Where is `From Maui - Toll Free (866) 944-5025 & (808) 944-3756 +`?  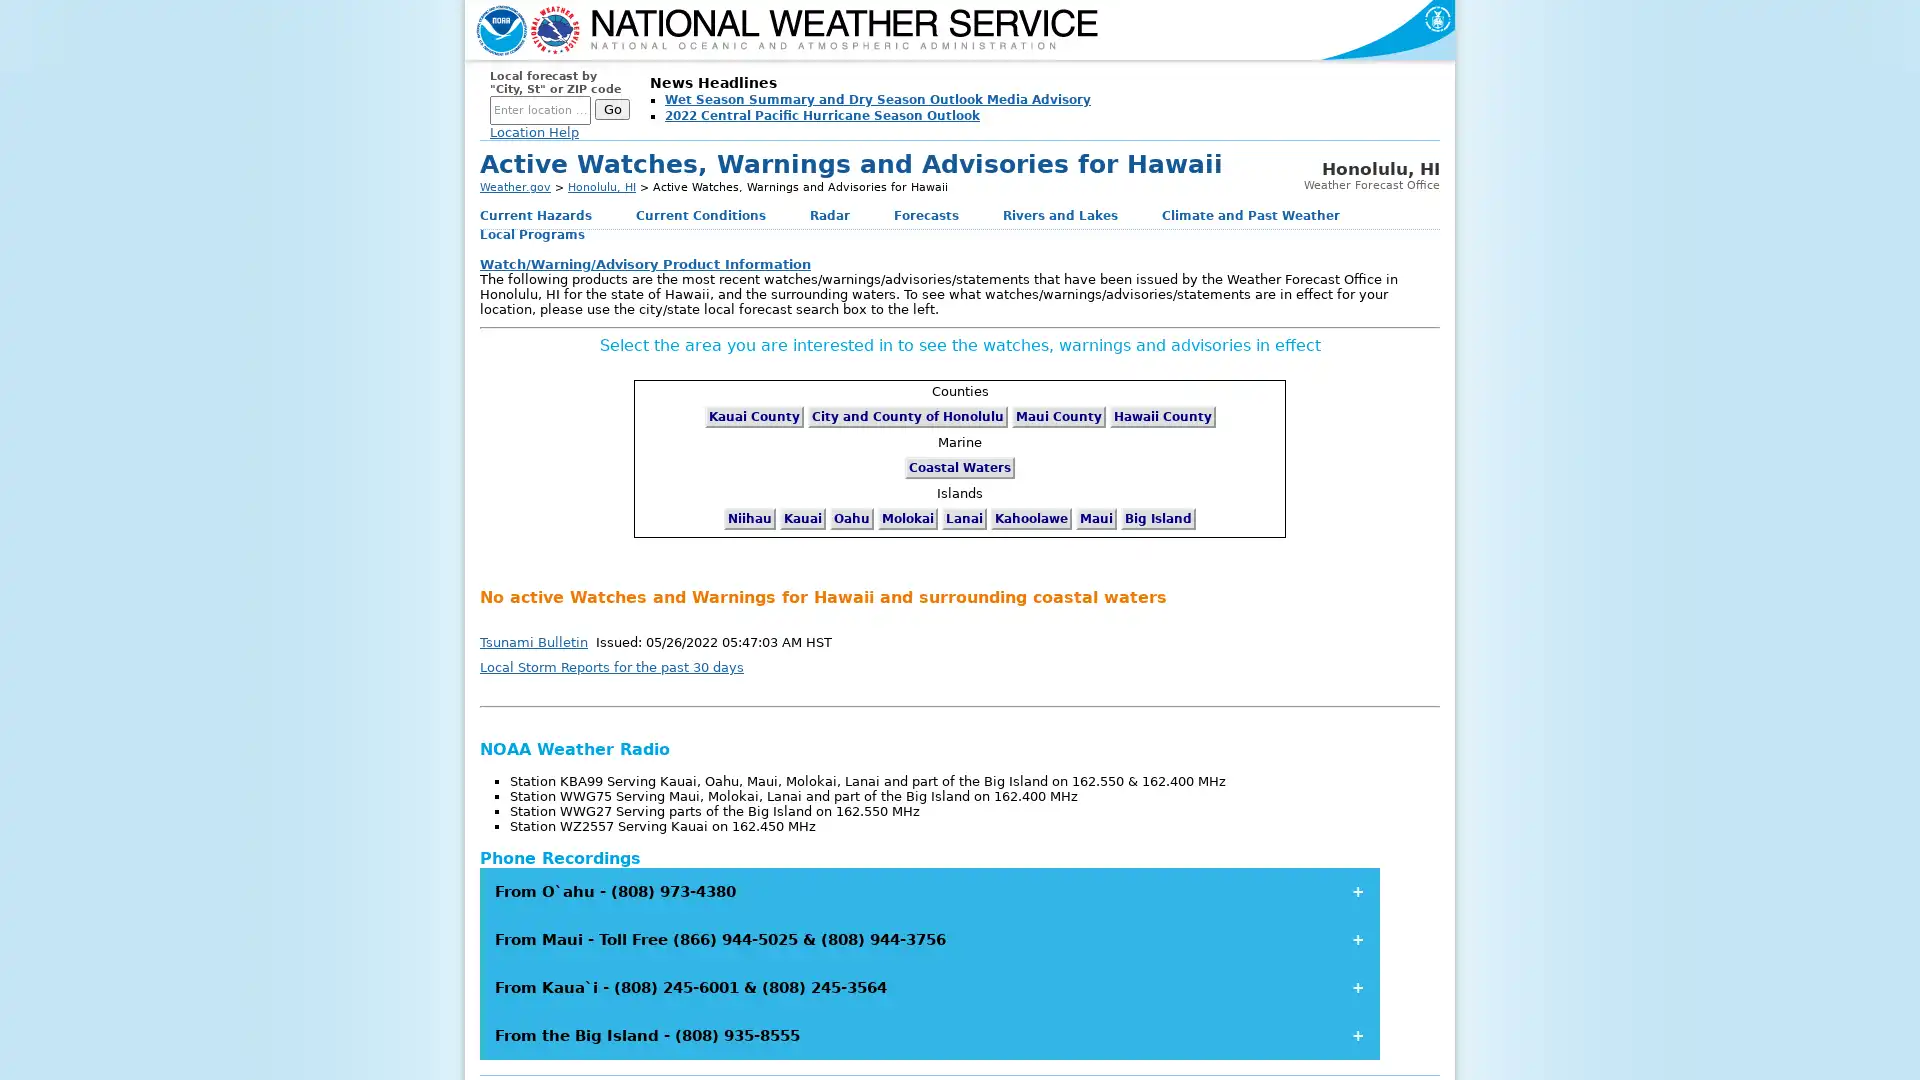 From Maui - Toll Free (866) 944-5025 & (808) 944-3756 + is located at coordinates (929, 938).